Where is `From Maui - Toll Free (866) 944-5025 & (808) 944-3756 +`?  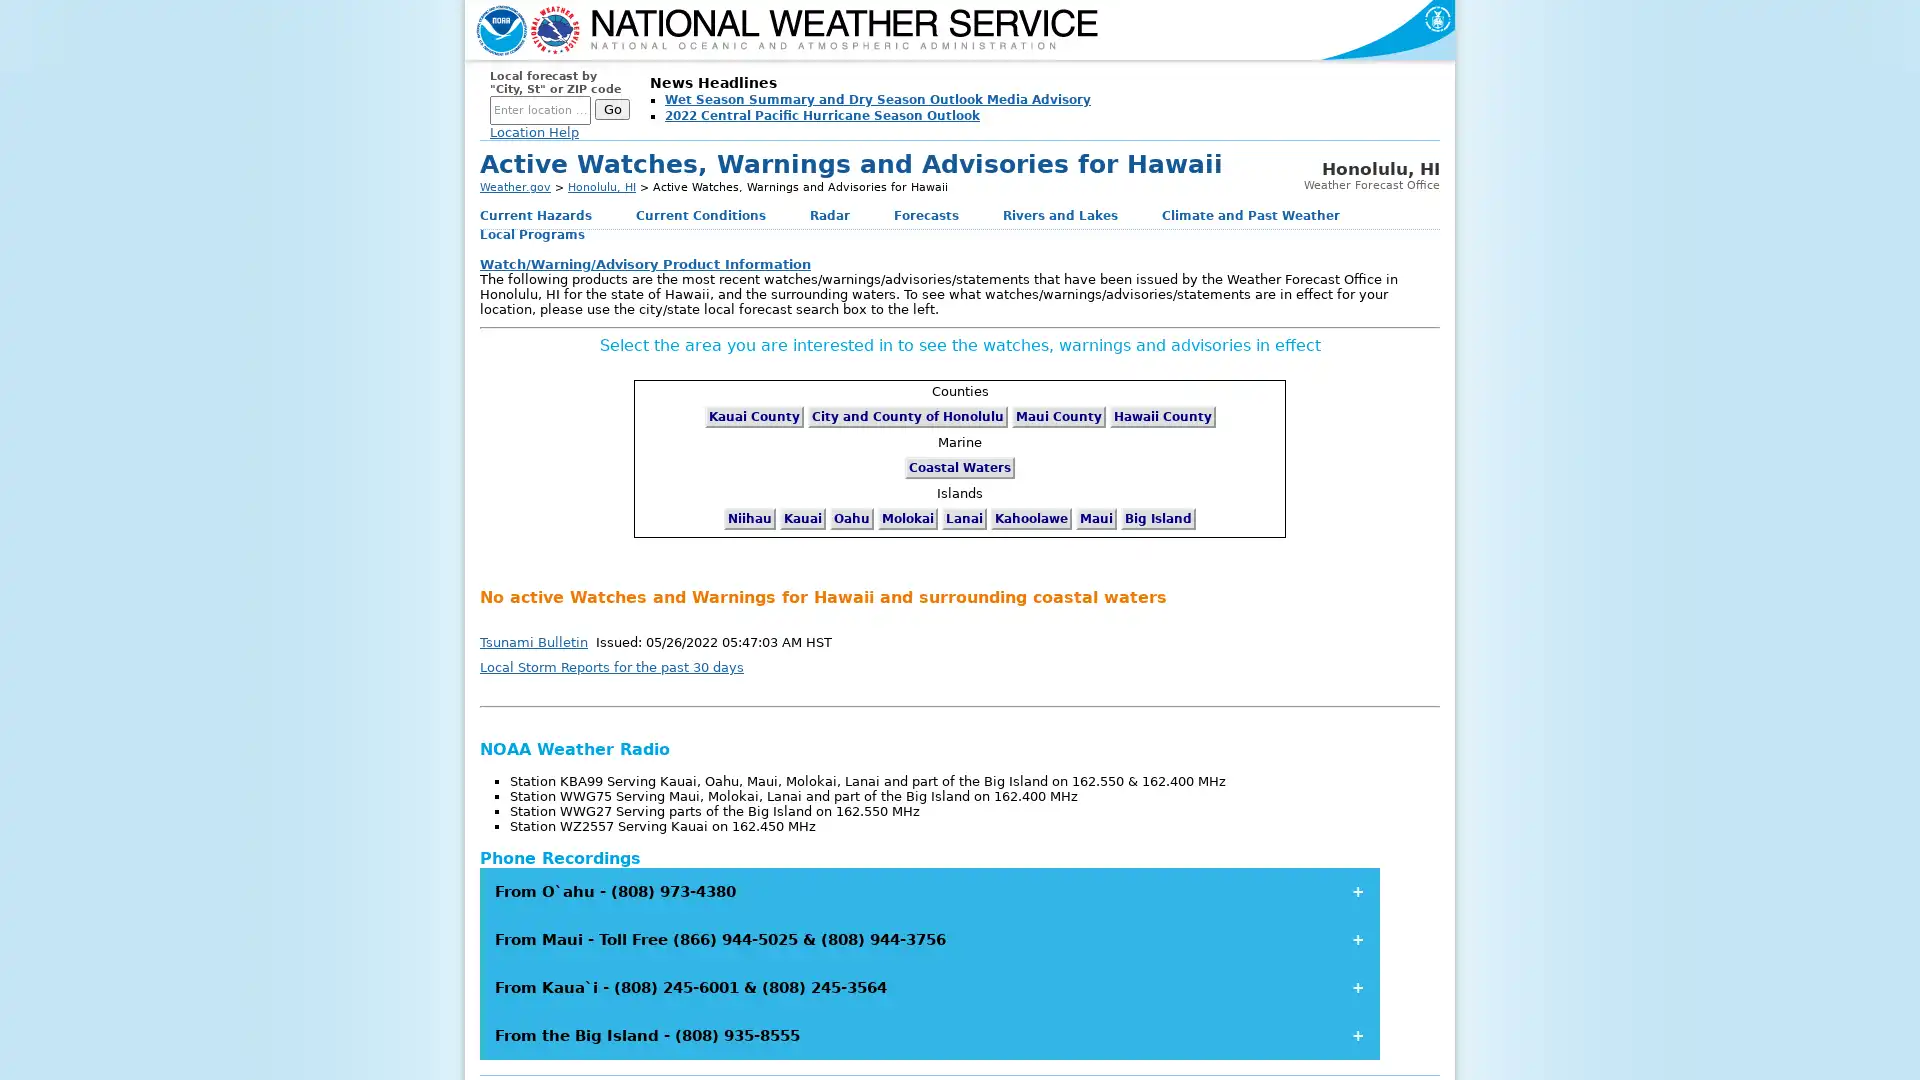 From Maui - Toll Free (866) 944-5025 & (808) 944-3756 + is located at coordinates (929, 938).